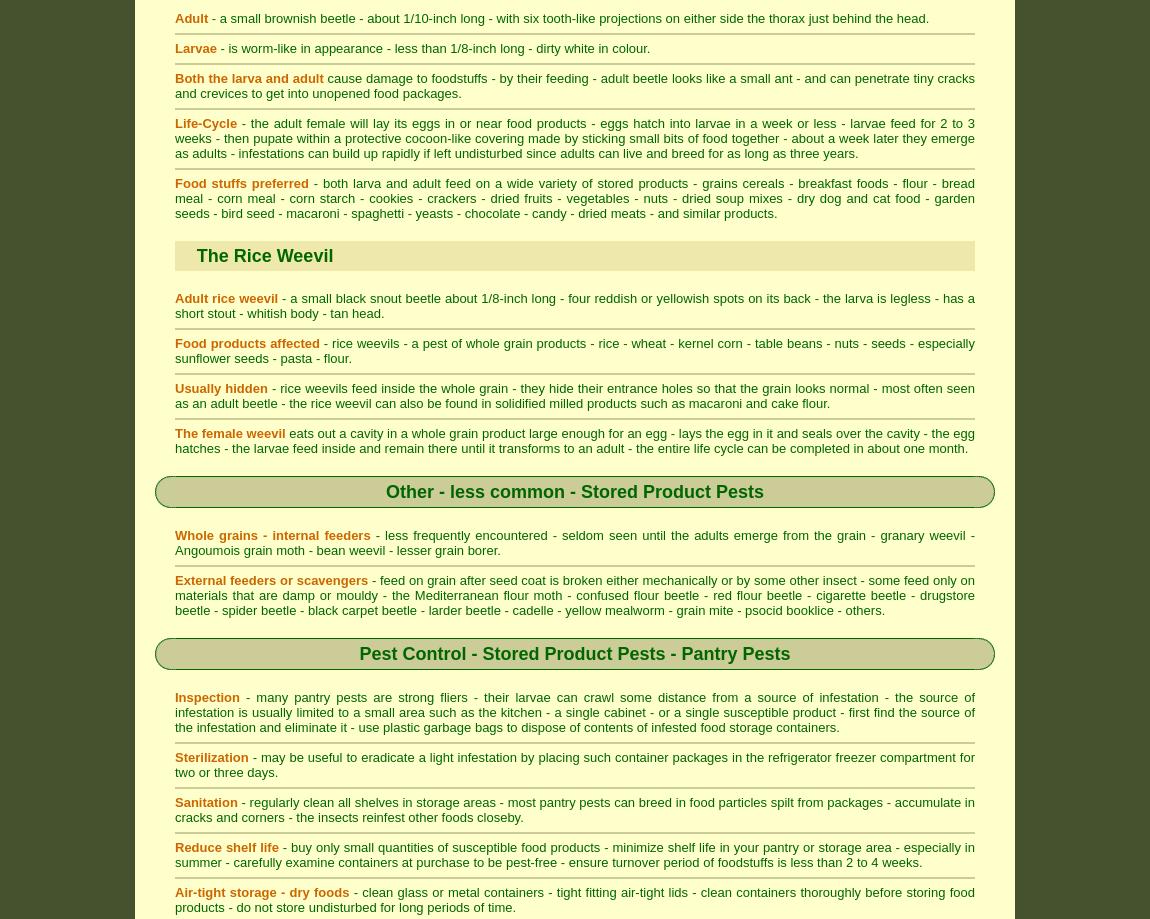 The image size is (1150, 919). What do you see at coordinates (270, 580) in the screenshot?
I see `'External feeders or scavengers'` at bounding box center [270, 580].